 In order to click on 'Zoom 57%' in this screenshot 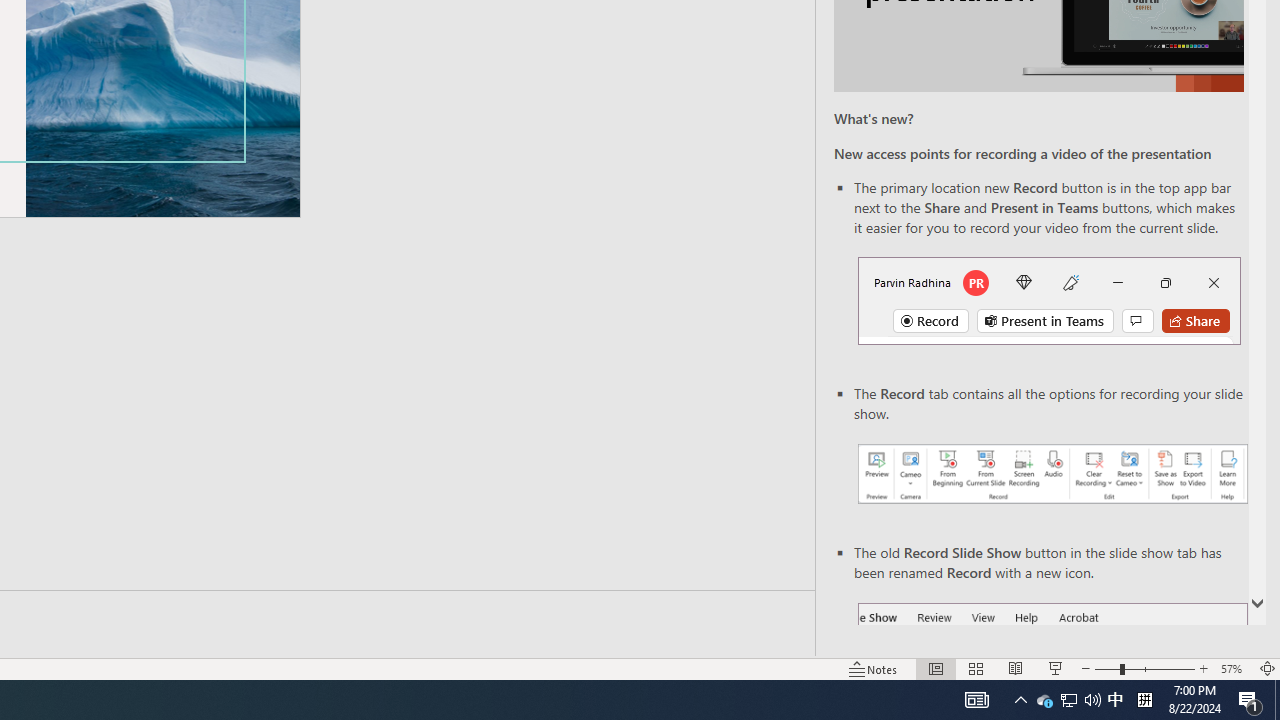, I will do `click(1233, 669)`.